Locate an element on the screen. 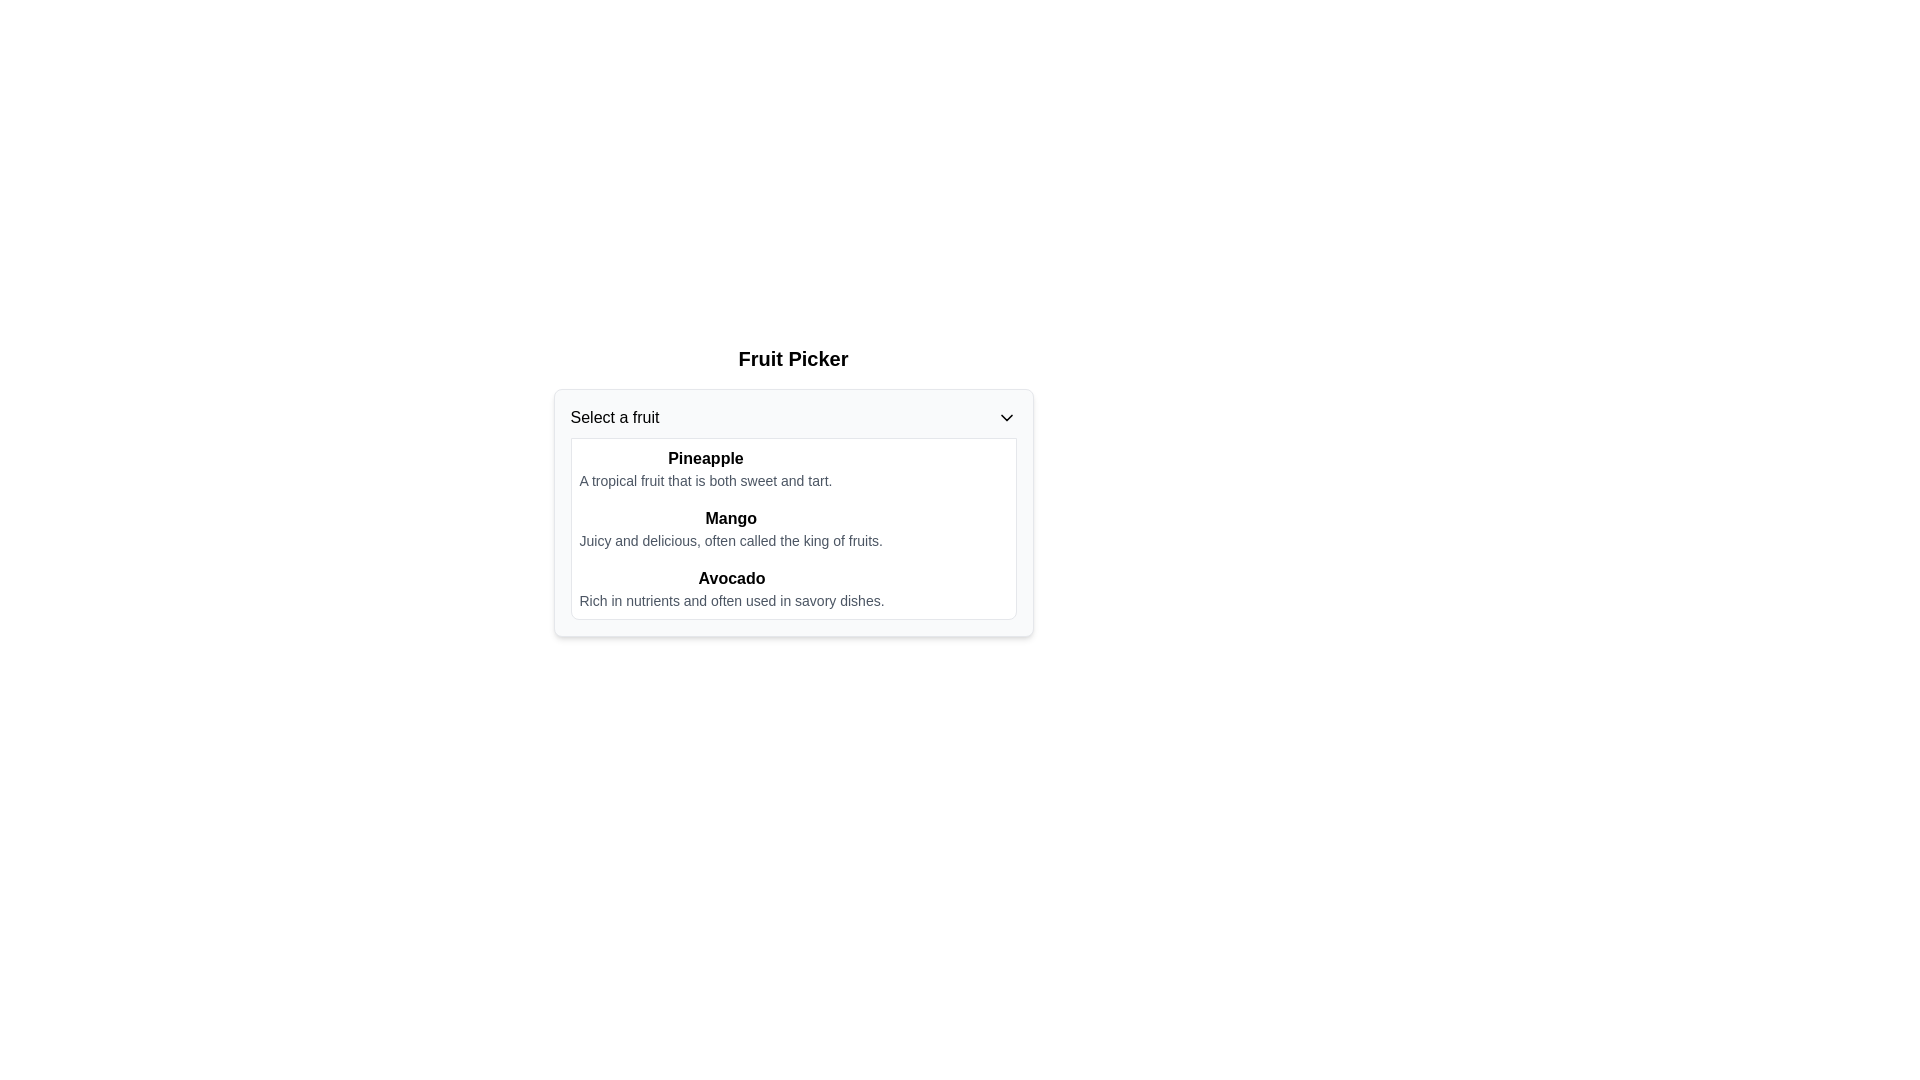 This screenshot has height=1080, width=1920. the descriptive text label for the item 'Mango' that is located underneath the title 'Mango' in the middle section of the card is located at coordinates (730, 540).